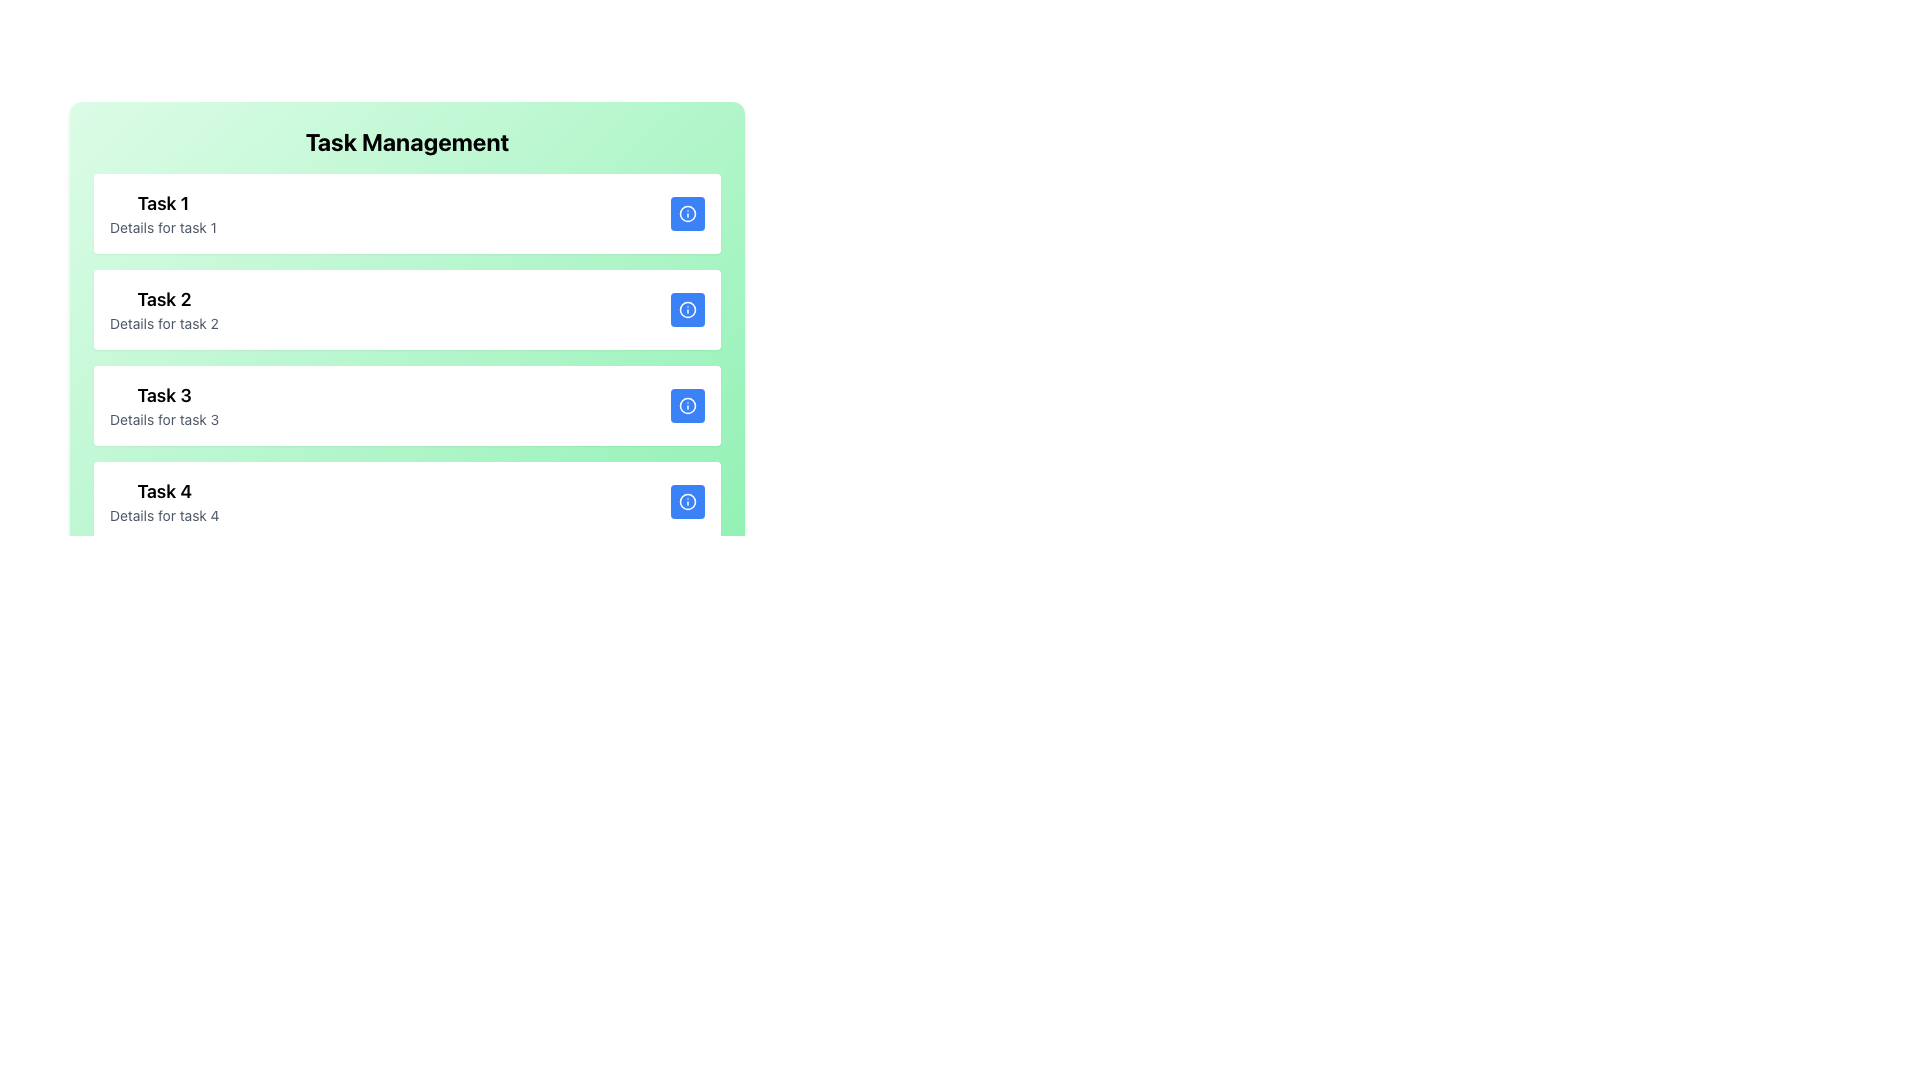 The width and height of the screenshot is (1920, 1080). Describe the element at coordinates (687, 500) in the screenshot. I see `the information icon located in the button of the fourth task element in the task list interface, positioned at the bottom right corner of the task's entry` at that location.